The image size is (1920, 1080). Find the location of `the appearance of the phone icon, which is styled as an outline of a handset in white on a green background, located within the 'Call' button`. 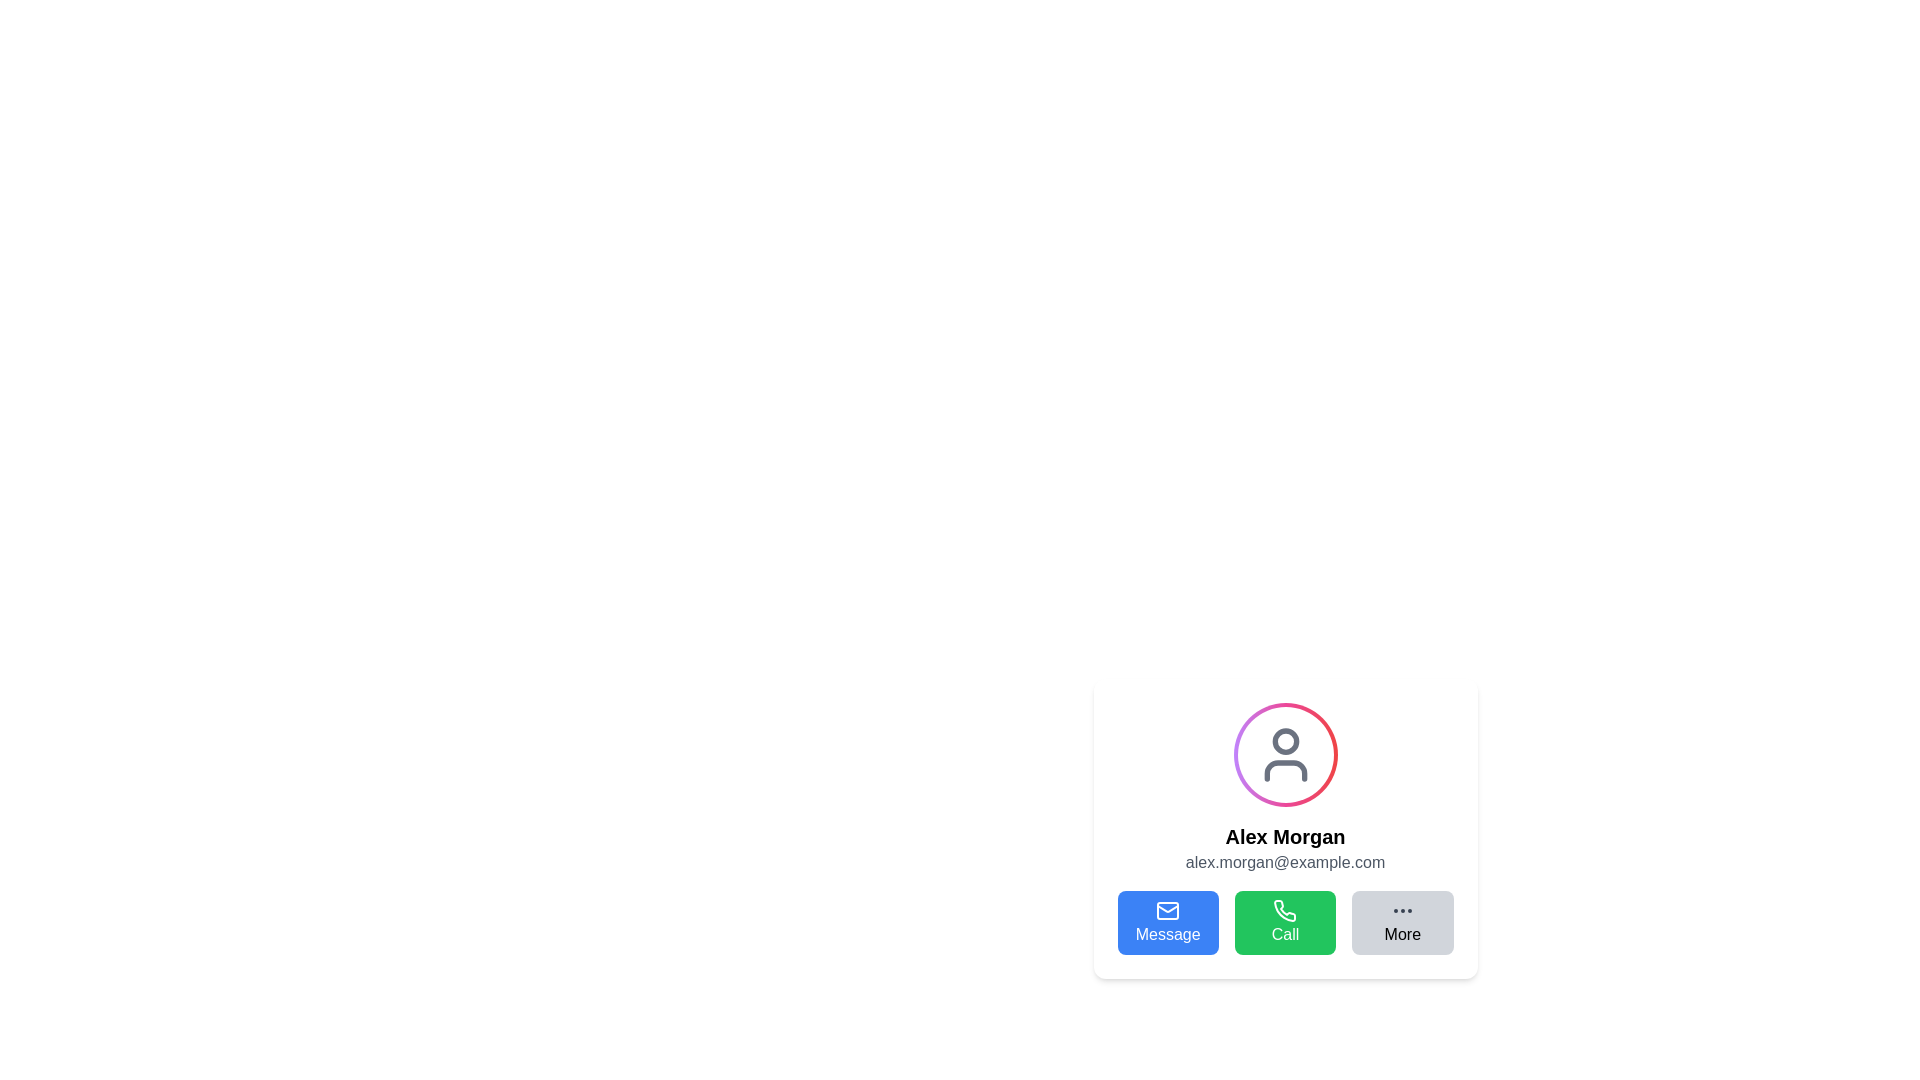

the appearance of the phone icon, which is styled as an outline of a handset in white on a green background, located within the 'Call' button is located at coordinates (1285, 910).